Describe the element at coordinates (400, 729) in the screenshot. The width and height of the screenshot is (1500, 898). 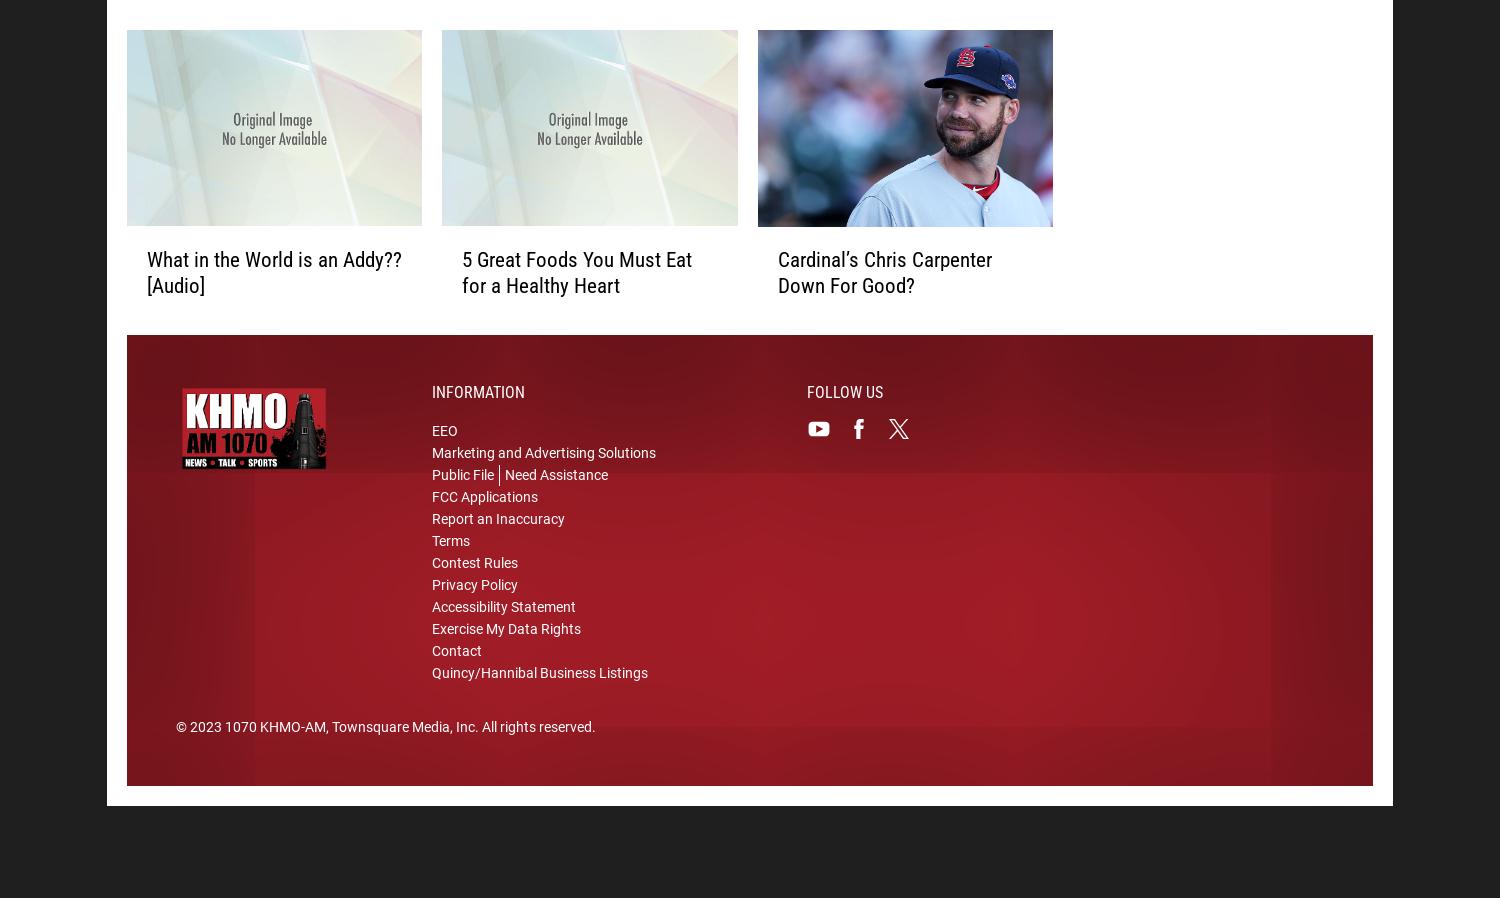
I see `', Townsquare Media, Inc'` at that location.